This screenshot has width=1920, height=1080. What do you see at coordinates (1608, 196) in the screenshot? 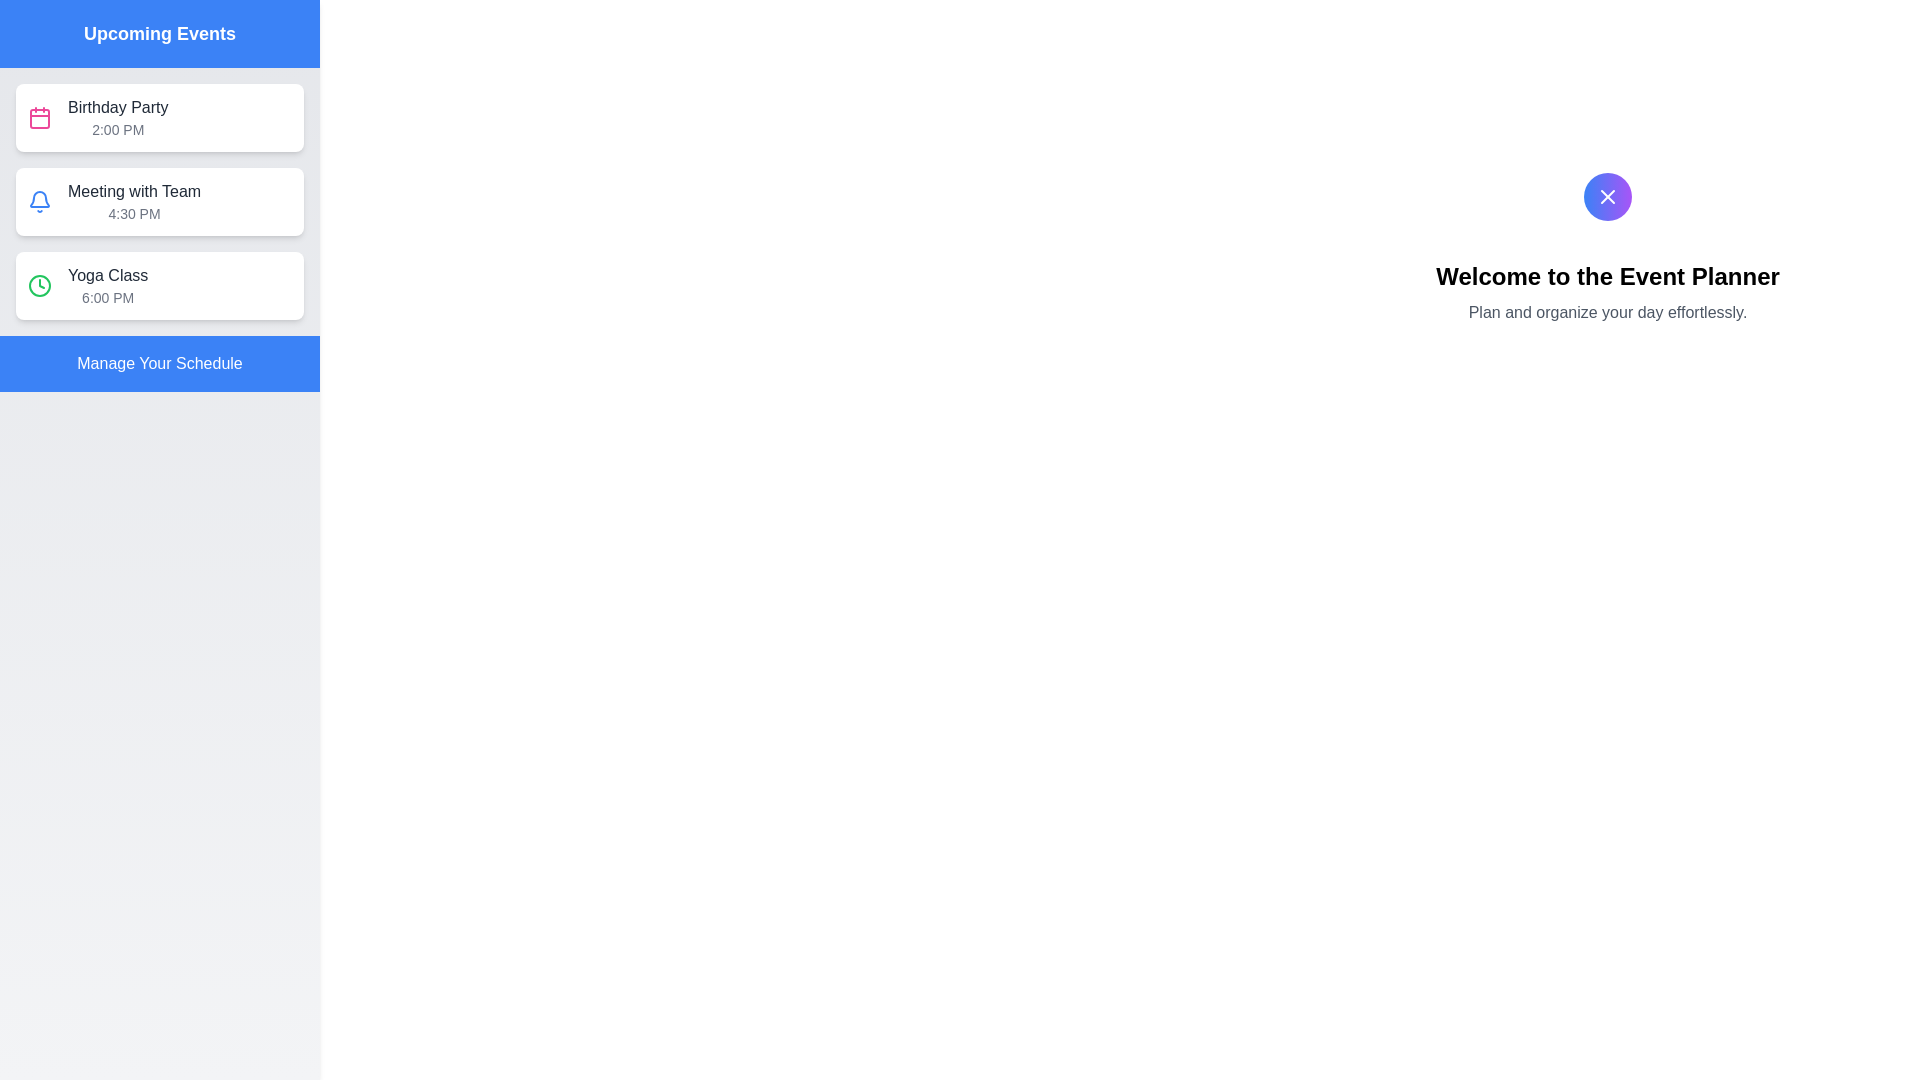
I see `the central 'x' icon within the close button of the modal, which is represented by two intersecting diagonal lines in a vector graphic style` at bounding box center [1608, 196].